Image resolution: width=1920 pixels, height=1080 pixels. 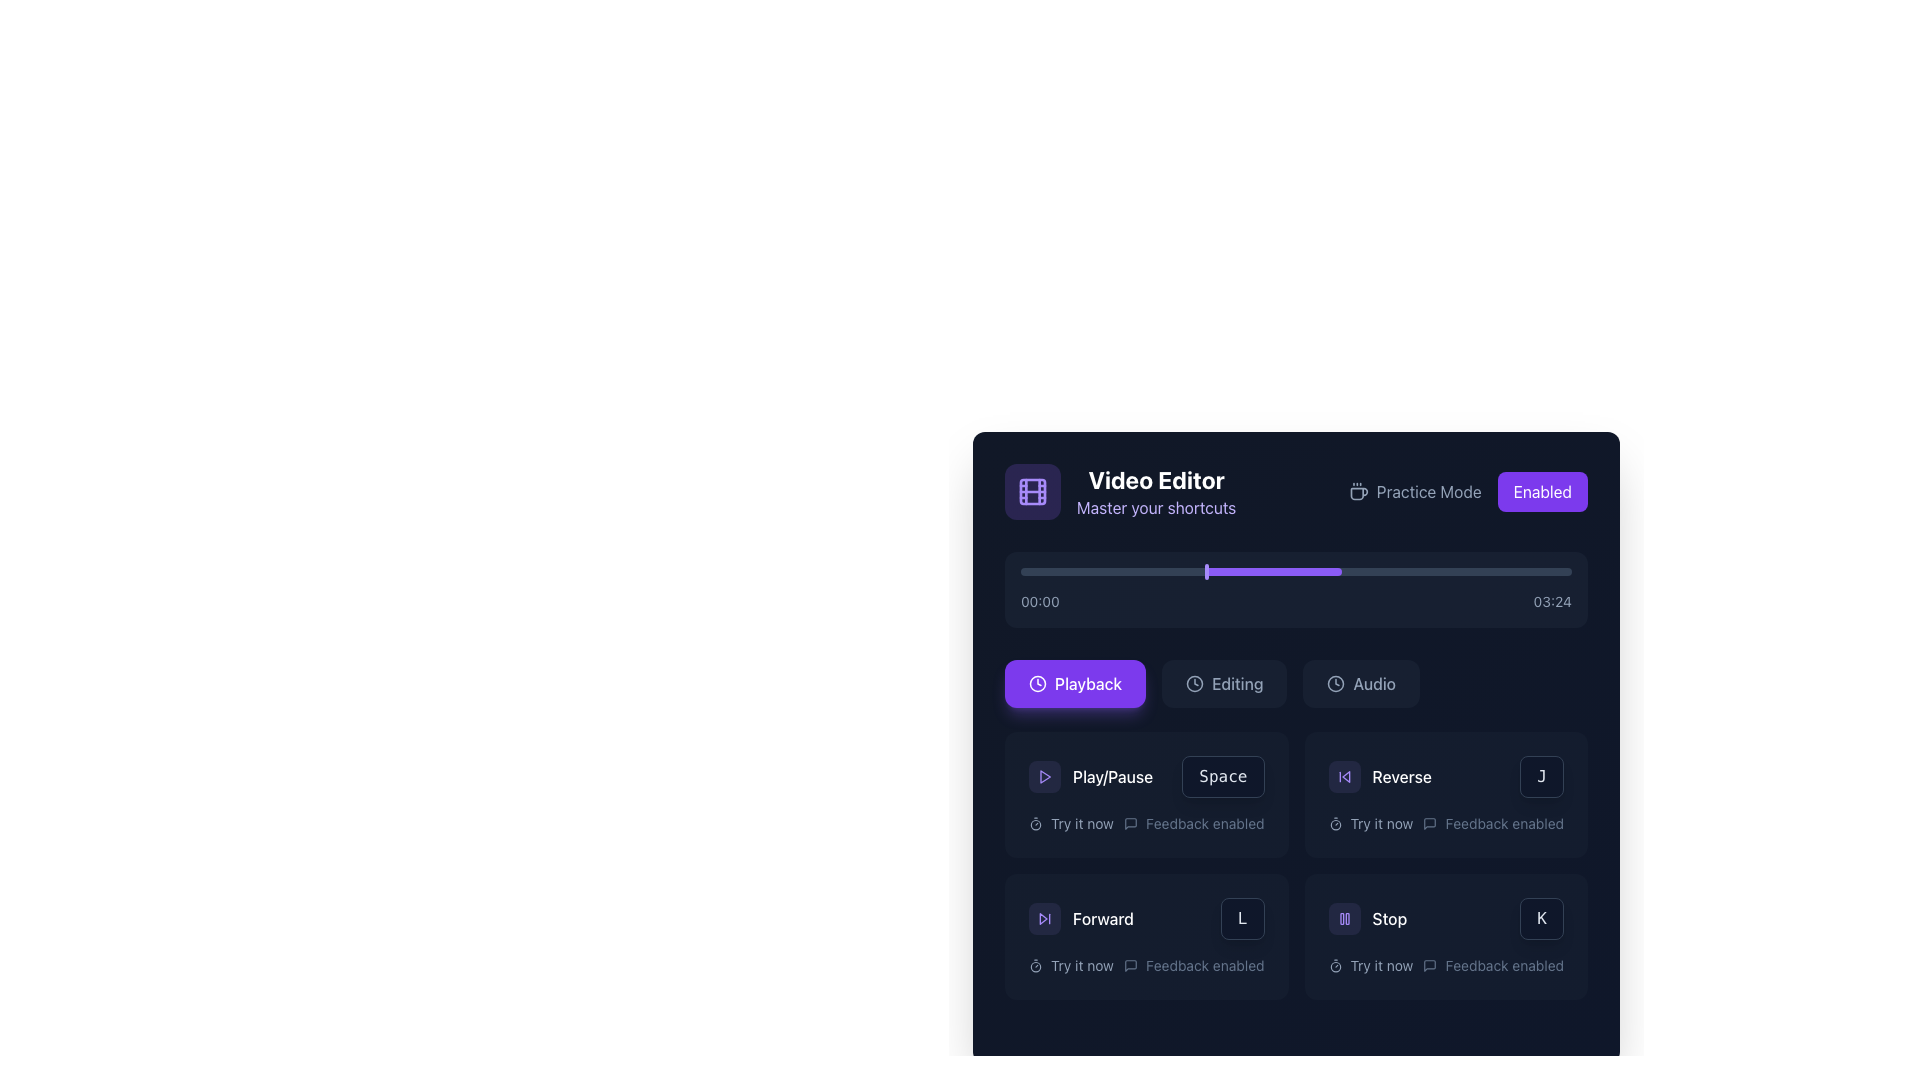 What do you see at coordinates (1429, 824) in the screenshot?
I see `the Icon component within the SVG that indicates a messaging or commenting feature, located in the top-left corner of the main control panel` at bounding box center [1429, 824].